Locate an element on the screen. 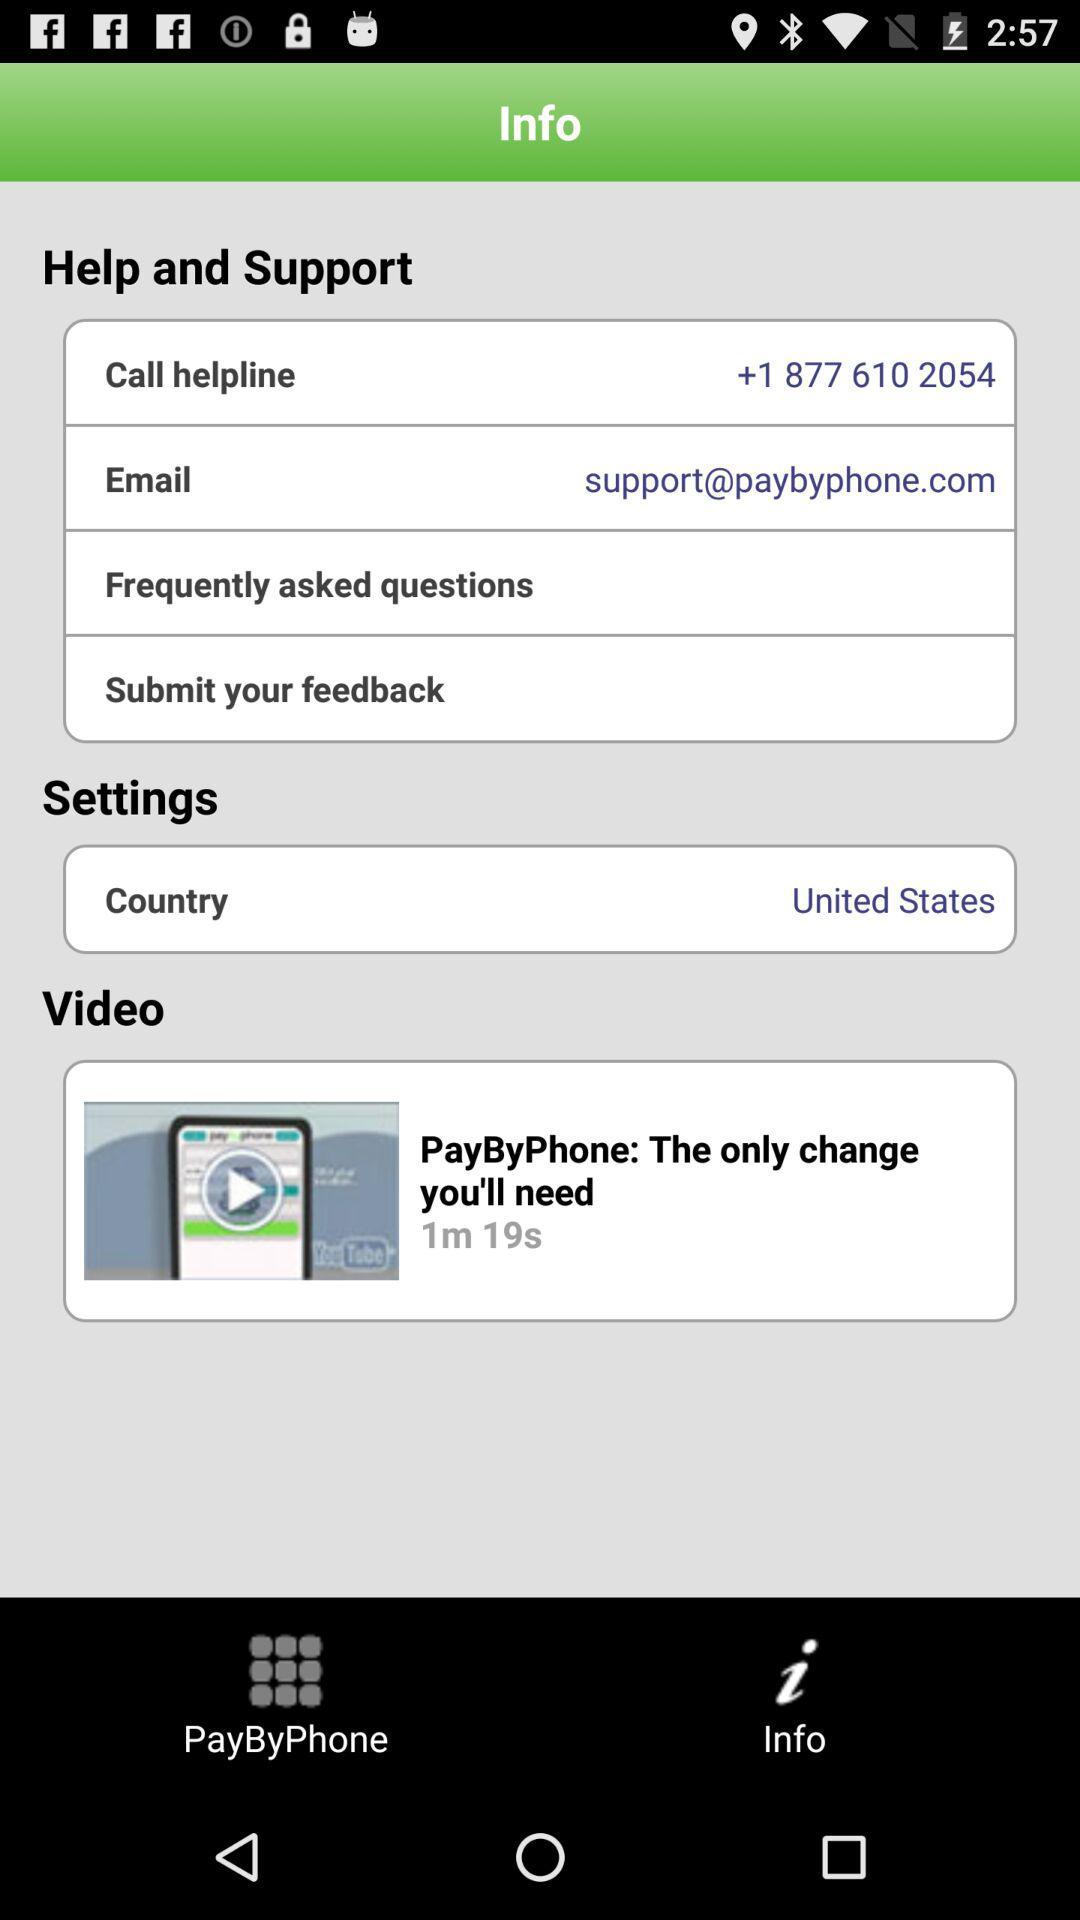  the support@paybyphone.com item is located at coordinates (540, 477).